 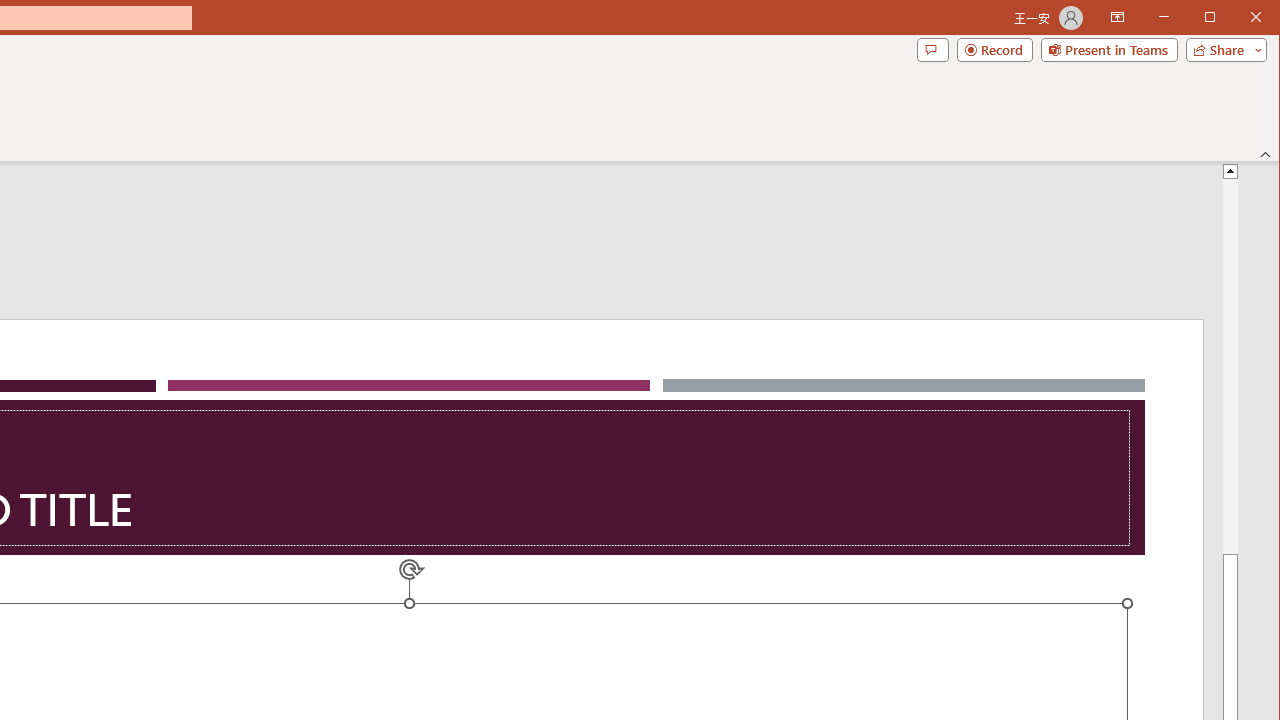 What do you see at coordinates (1238, 19) in the screenshot?
I see `'Maximize'` at bounding box center [1238, 19].